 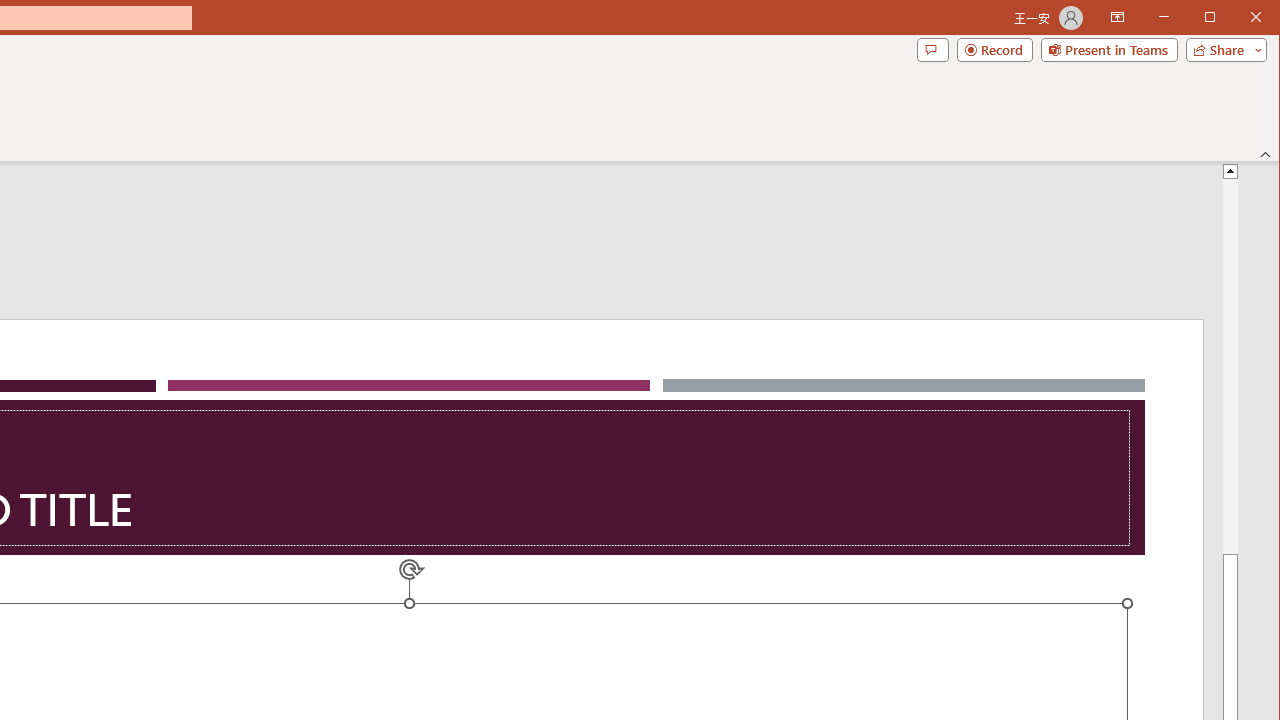 What do you see at coordinates (1238, 19) in the screenshot?
I see `'Maximize'` at bounding box center [1238, 19].